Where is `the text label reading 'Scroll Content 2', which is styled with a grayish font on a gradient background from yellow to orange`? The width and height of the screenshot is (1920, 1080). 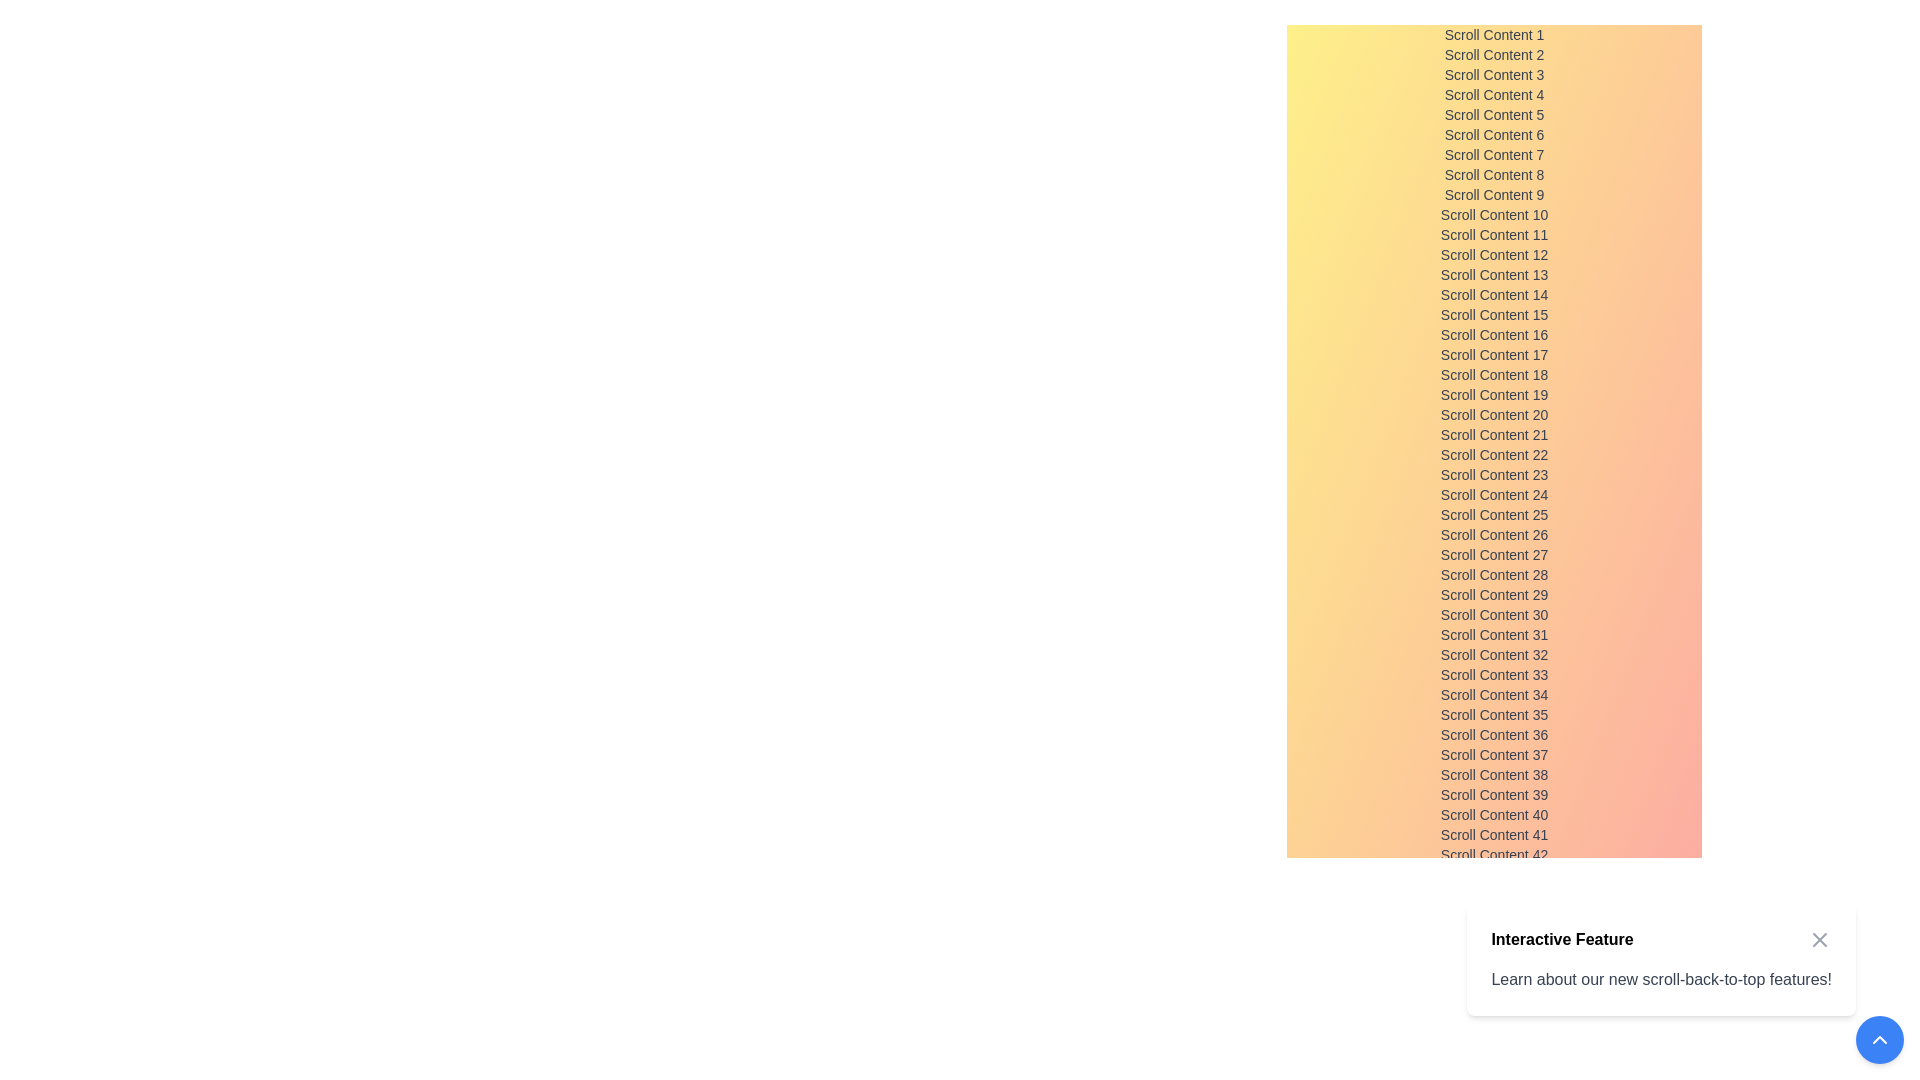 the text label reading 'Scroll Content 2', which is styled with a grayish font on a gradient background from yellow to orange is located at coordinates (1494, 53).